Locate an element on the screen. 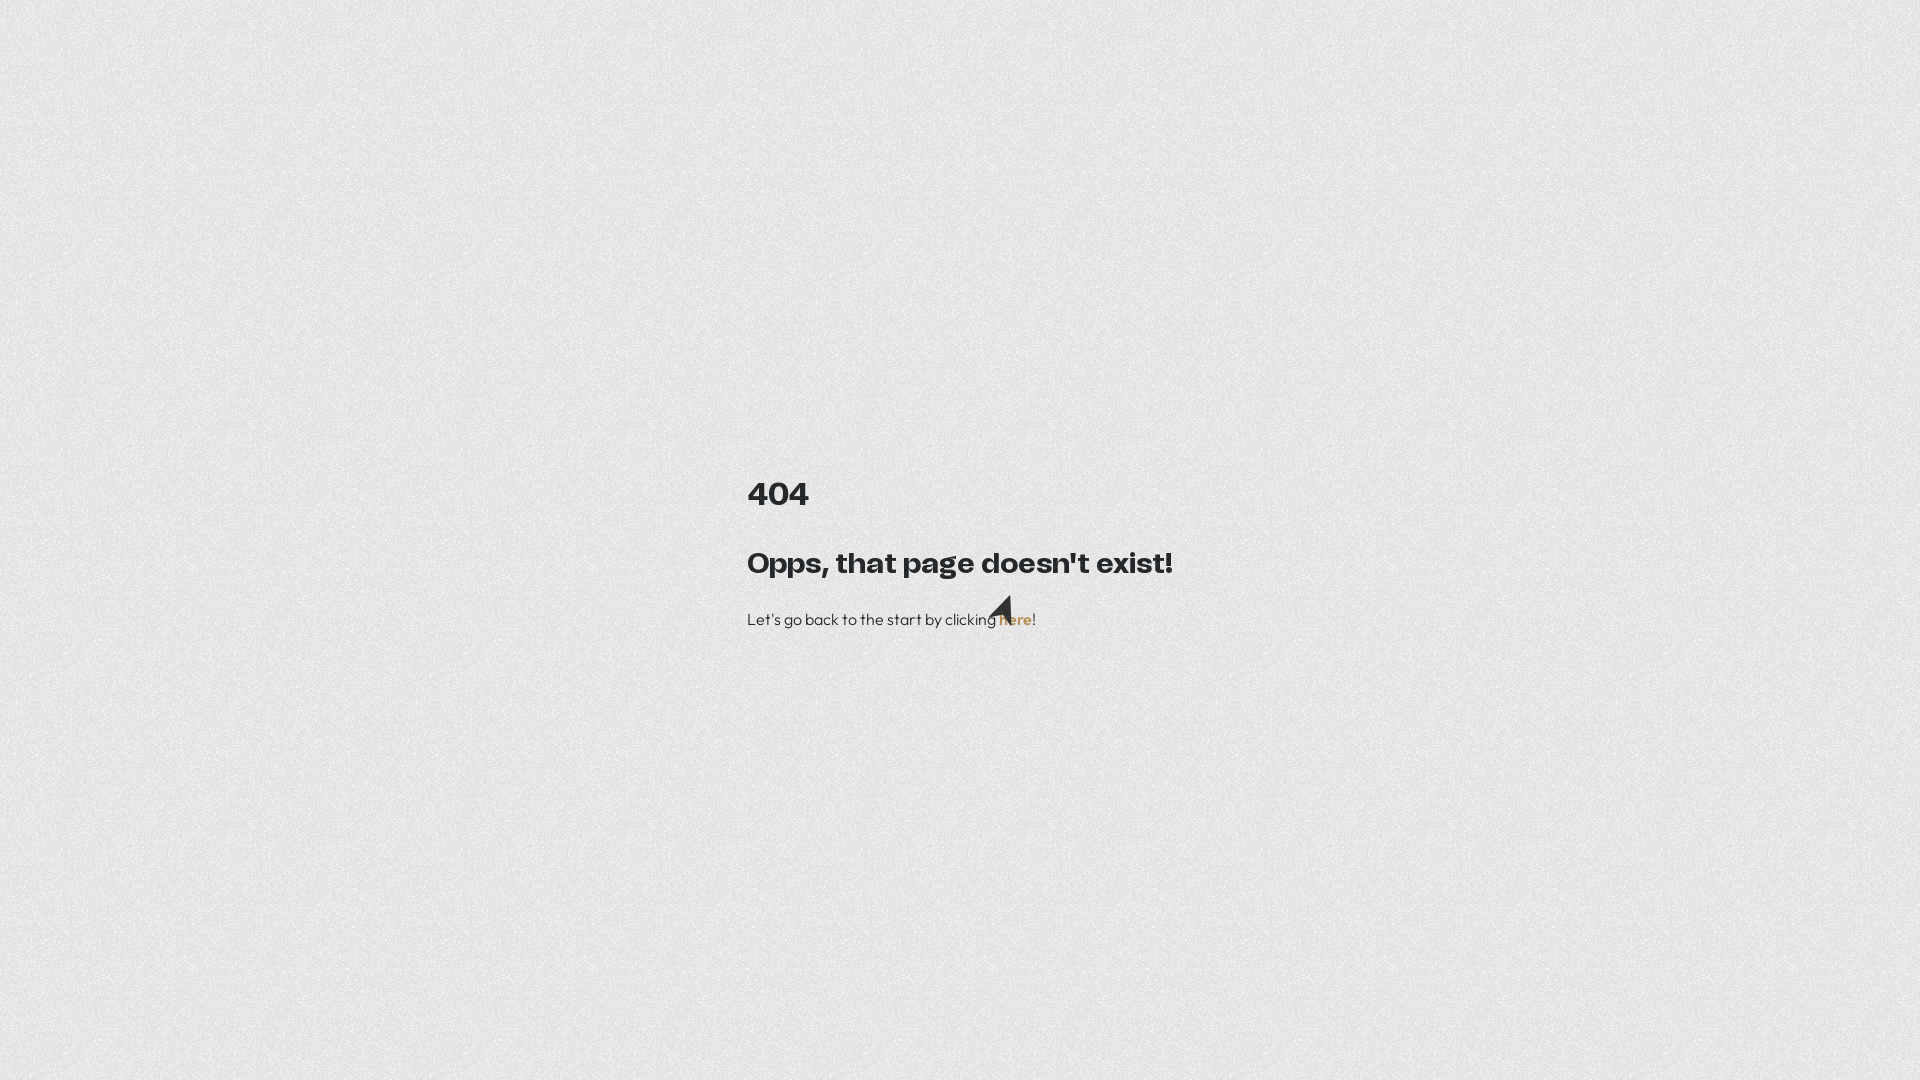 The width and height of the screenshot is (1920, 1080). 'here' is located at coordinates (1015, 617).